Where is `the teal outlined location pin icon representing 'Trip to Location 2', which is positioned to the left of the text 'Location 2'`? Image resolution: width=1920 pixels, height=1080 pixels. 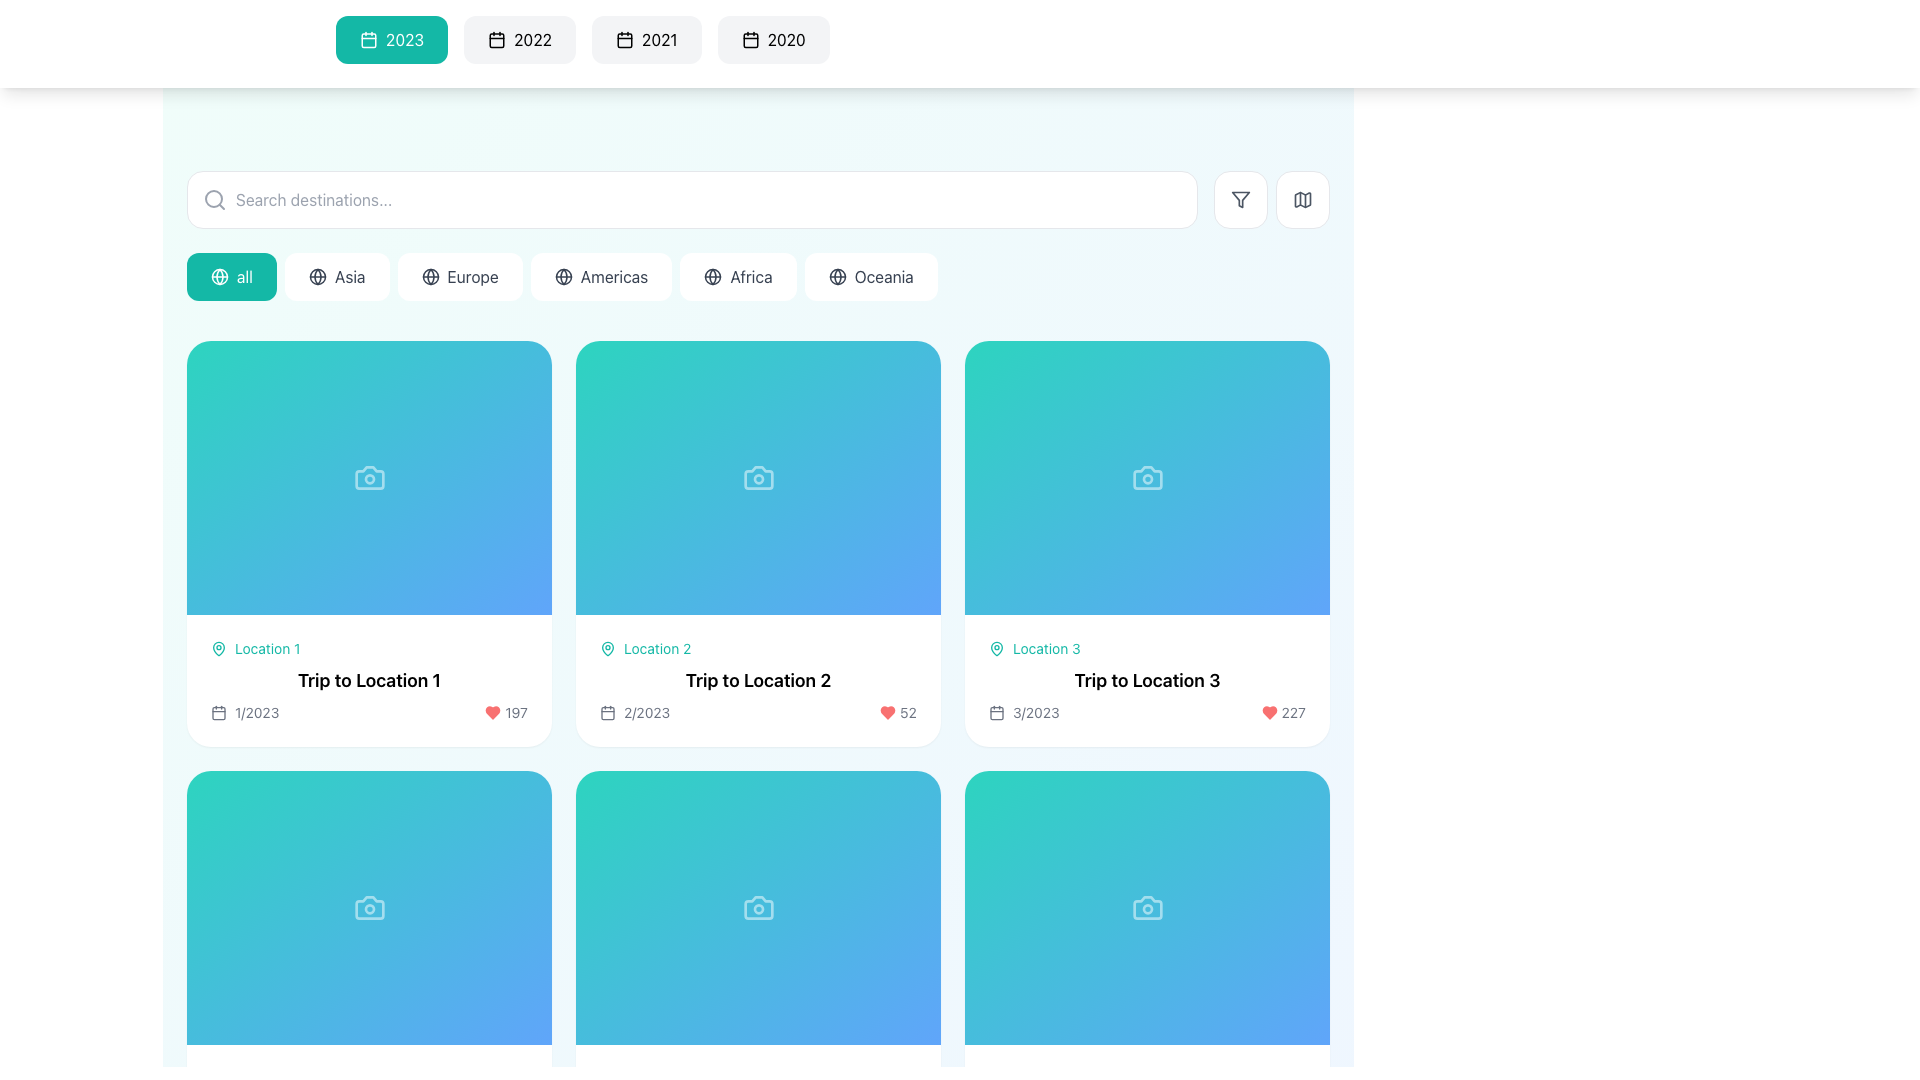 the teal outlined location pin icon representing 'Trip to Location 2', which is positioned to the left of the text 'Location 2' is located at coordinates (607, 648).